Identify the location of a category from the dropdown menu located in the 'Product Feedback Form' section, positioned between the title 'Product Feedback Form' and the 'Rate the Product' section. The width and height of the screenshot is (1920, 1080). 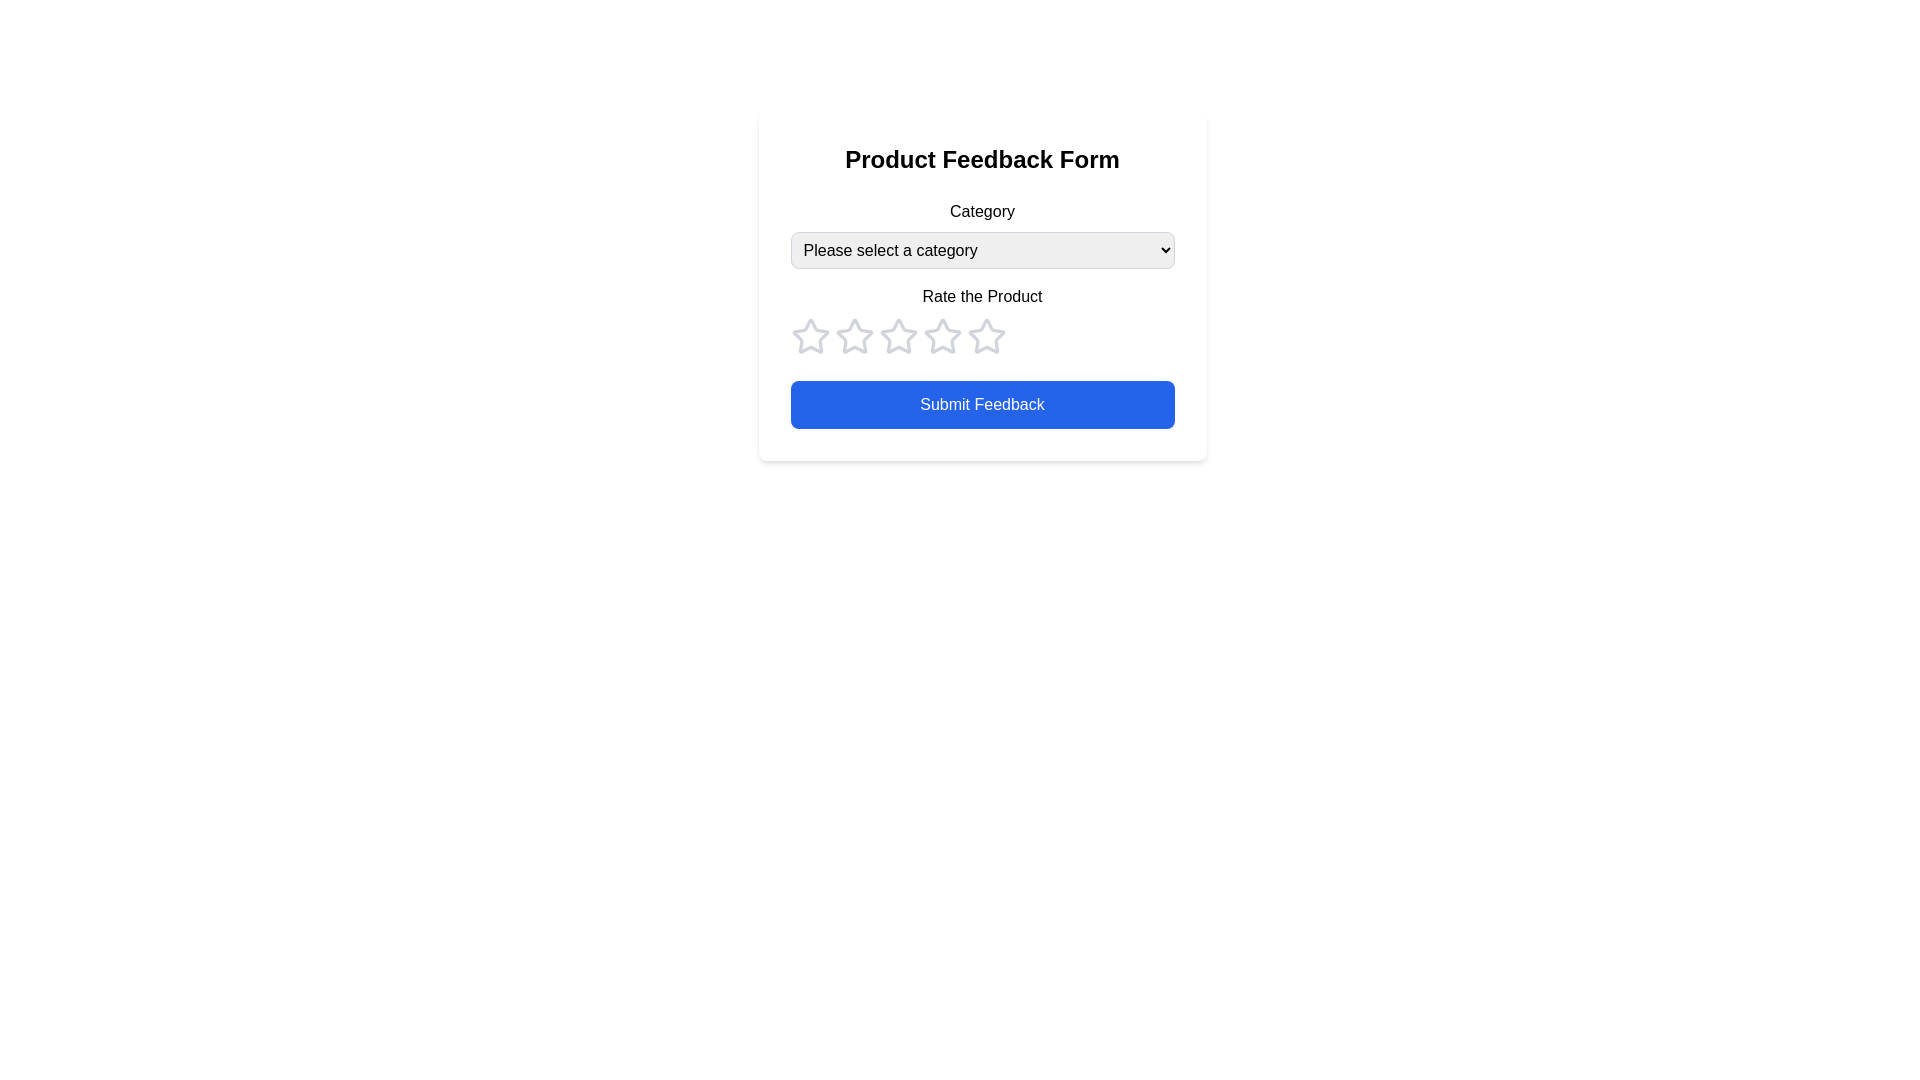
(982, 233).